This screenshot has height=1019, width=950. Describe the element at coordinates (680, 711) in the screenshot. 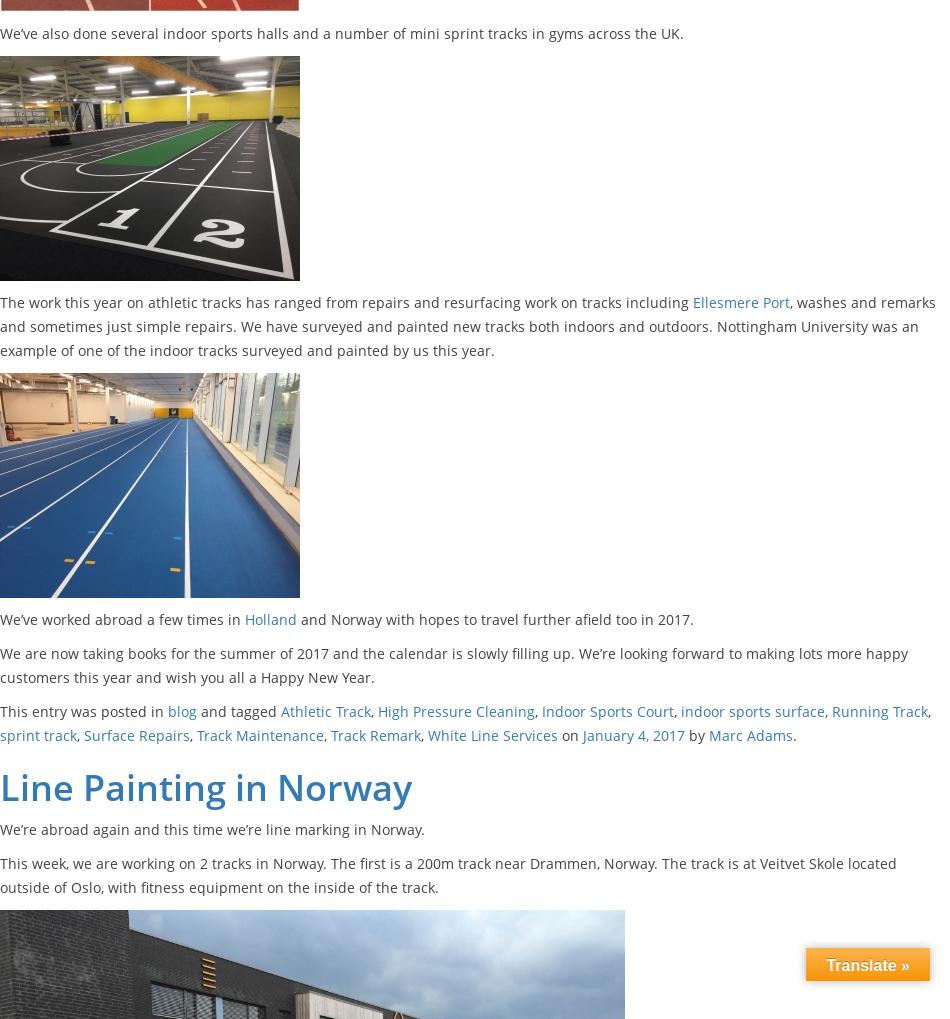

I see `'indoor sports surface'` at that location.